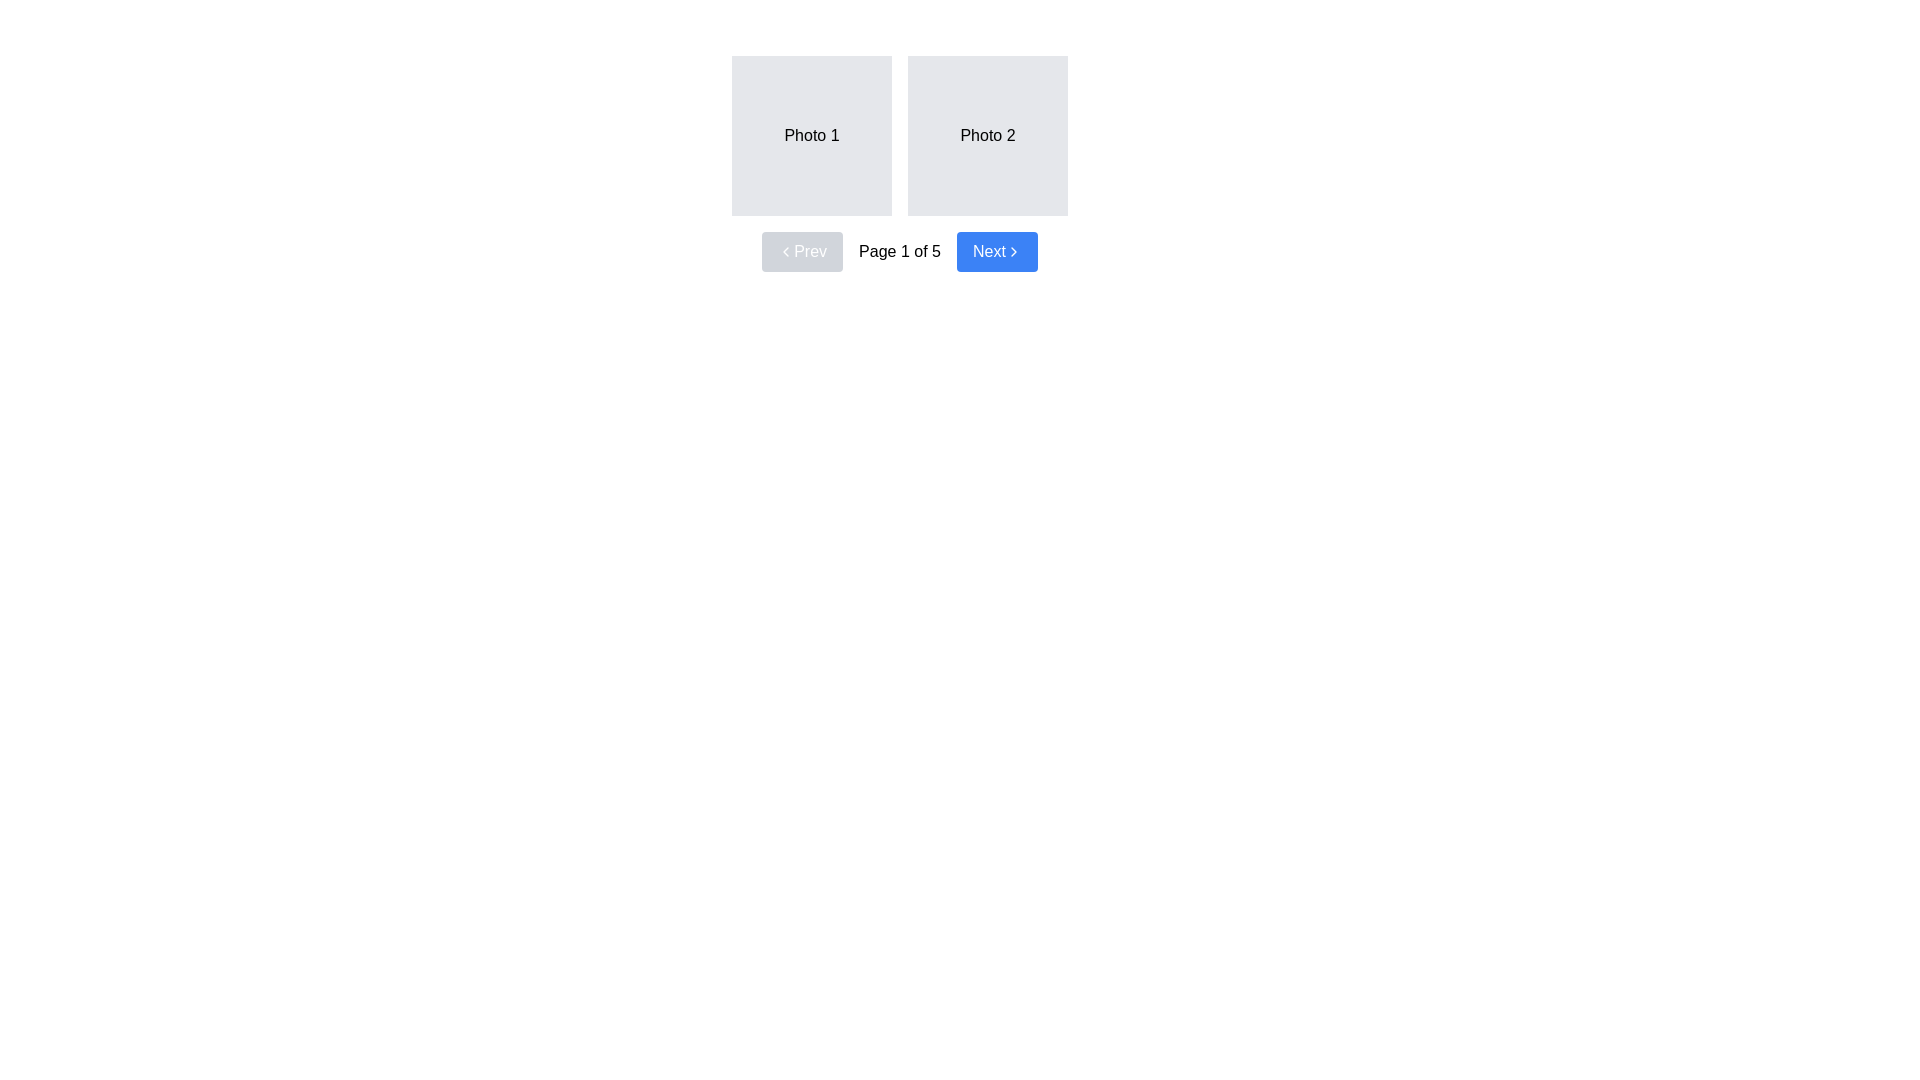 This screenshot has width=1920, height=1080. What do you see at coordinates (997, 250) in the screenshot?
I see `the 'Next' button with a blue background and white text labeled 'Next'` at bounding box center [997, 250].